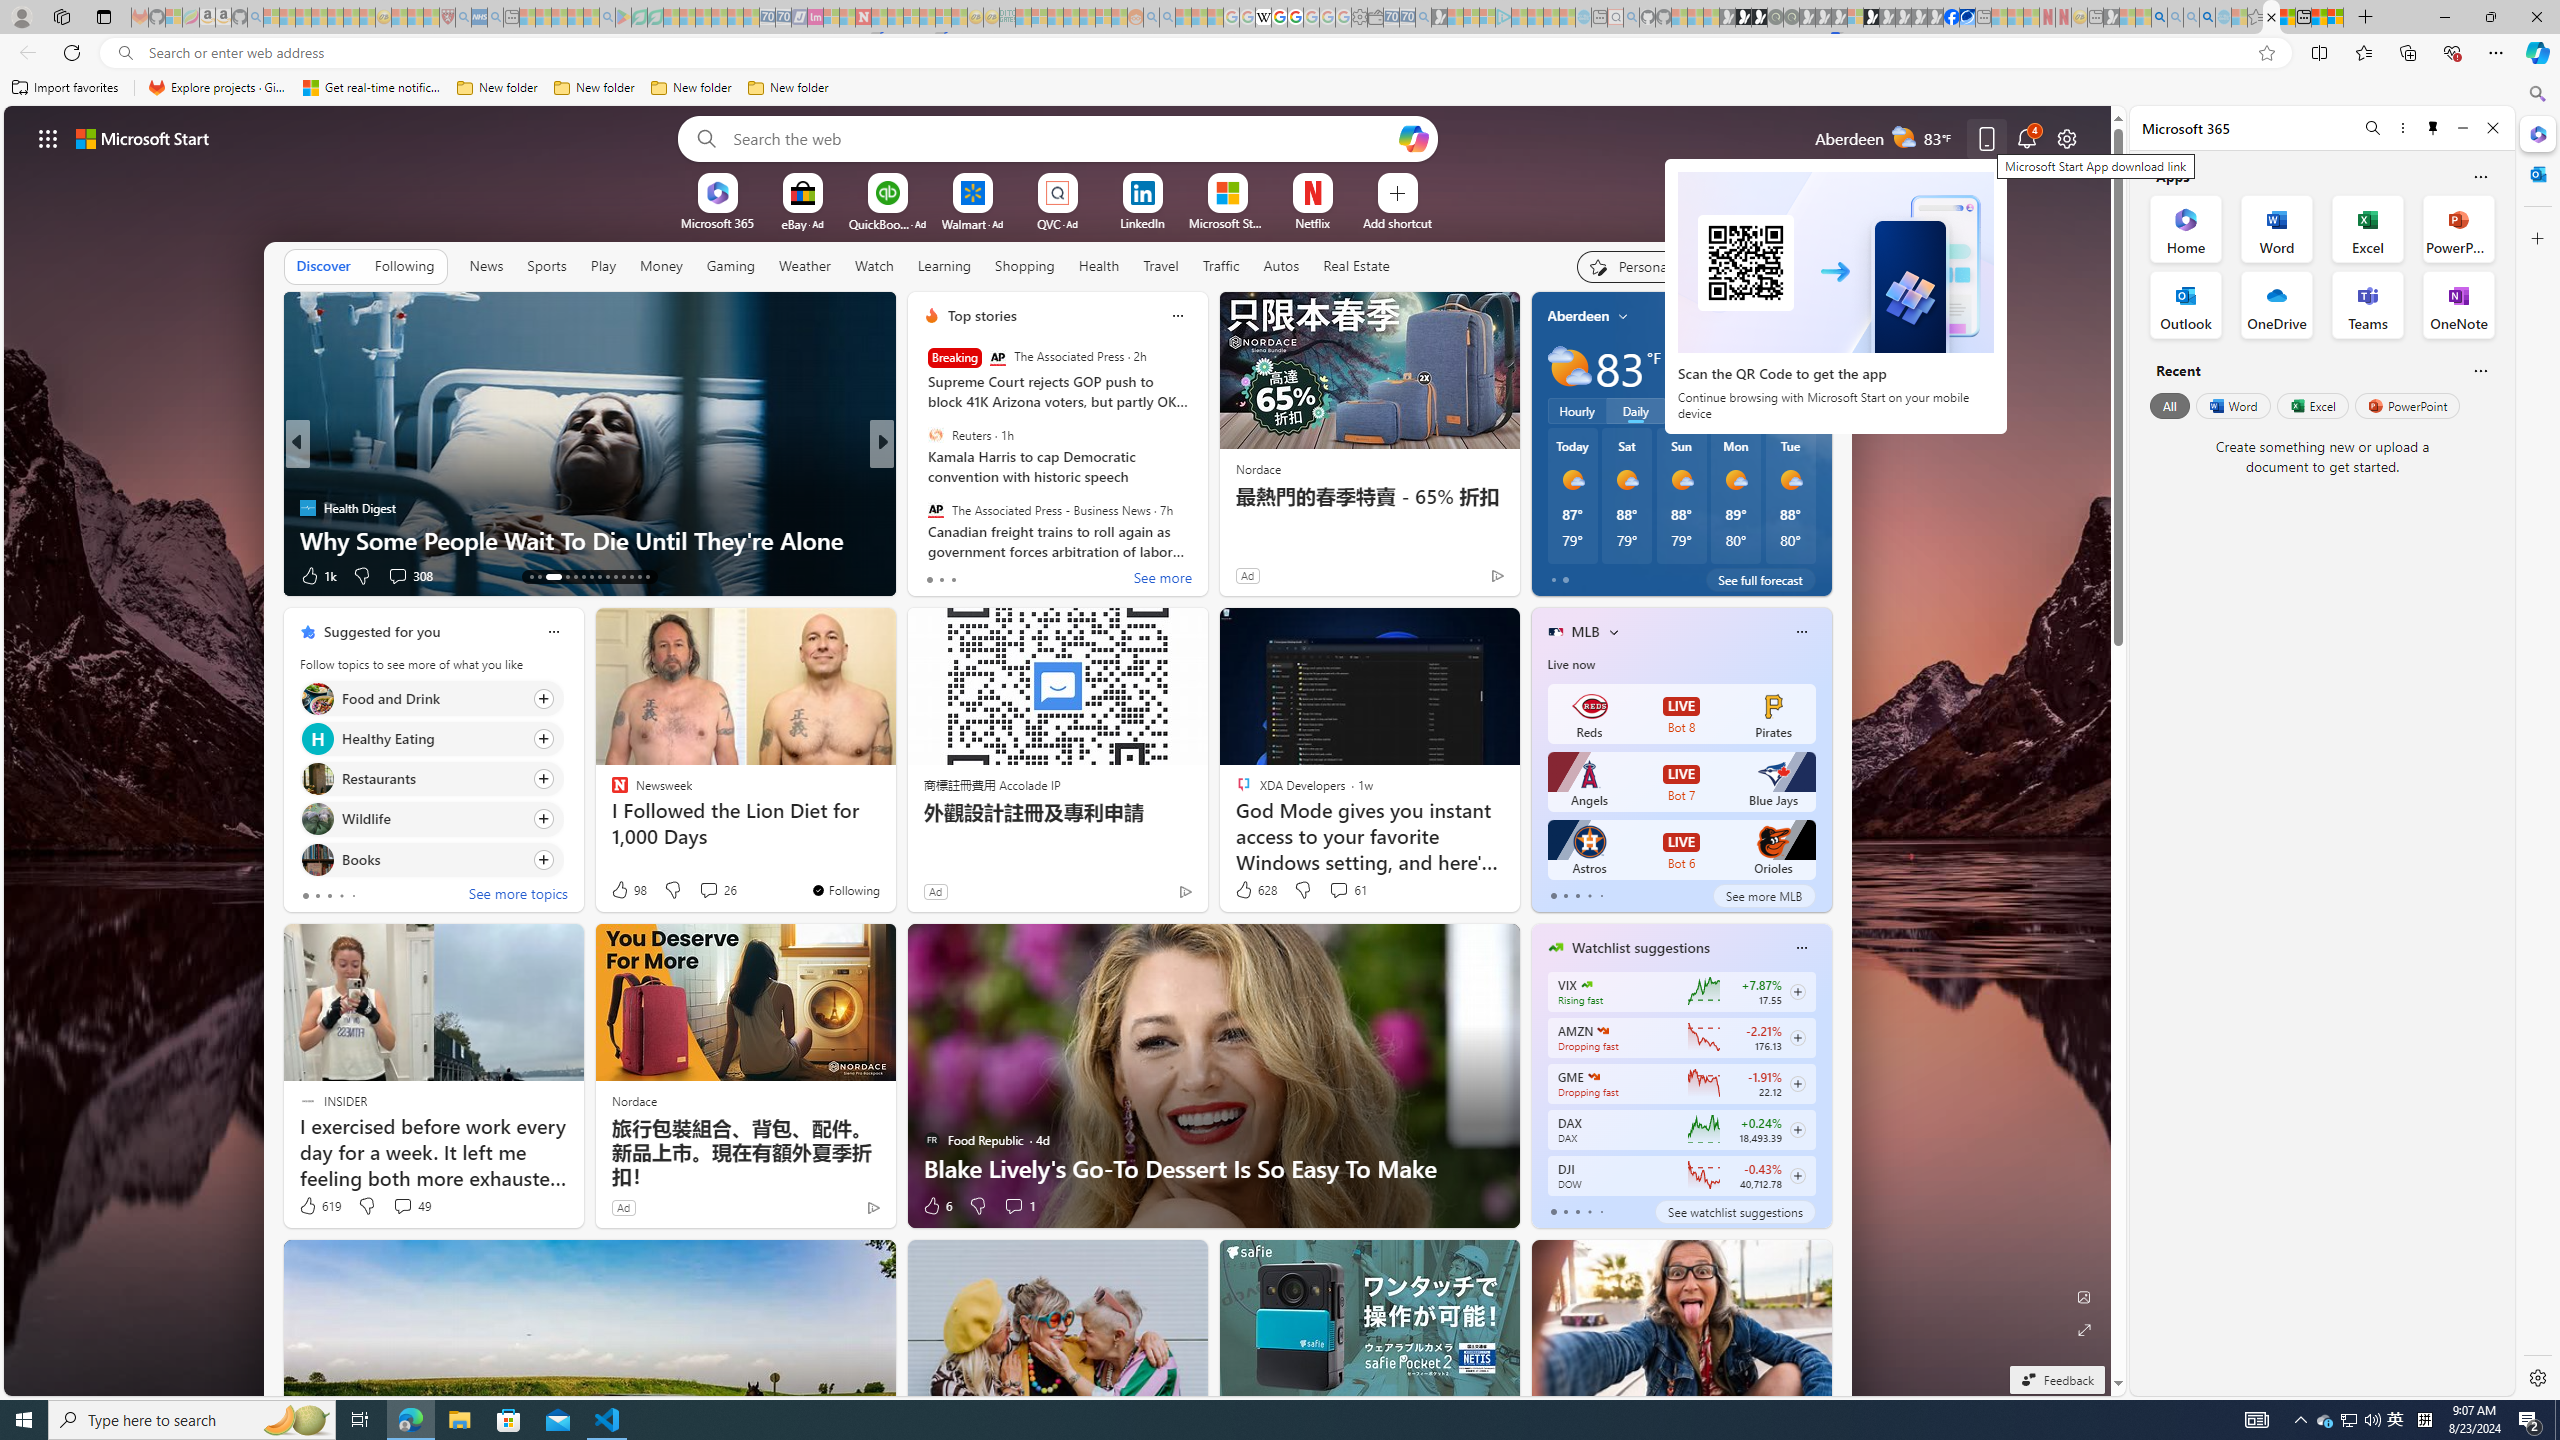 This screenshot has height=1440, width=2560. What do you see at coordinates (2185, 227) in the screenshot?
I see `'Home Office App'` at bounding box center [2185, 227].